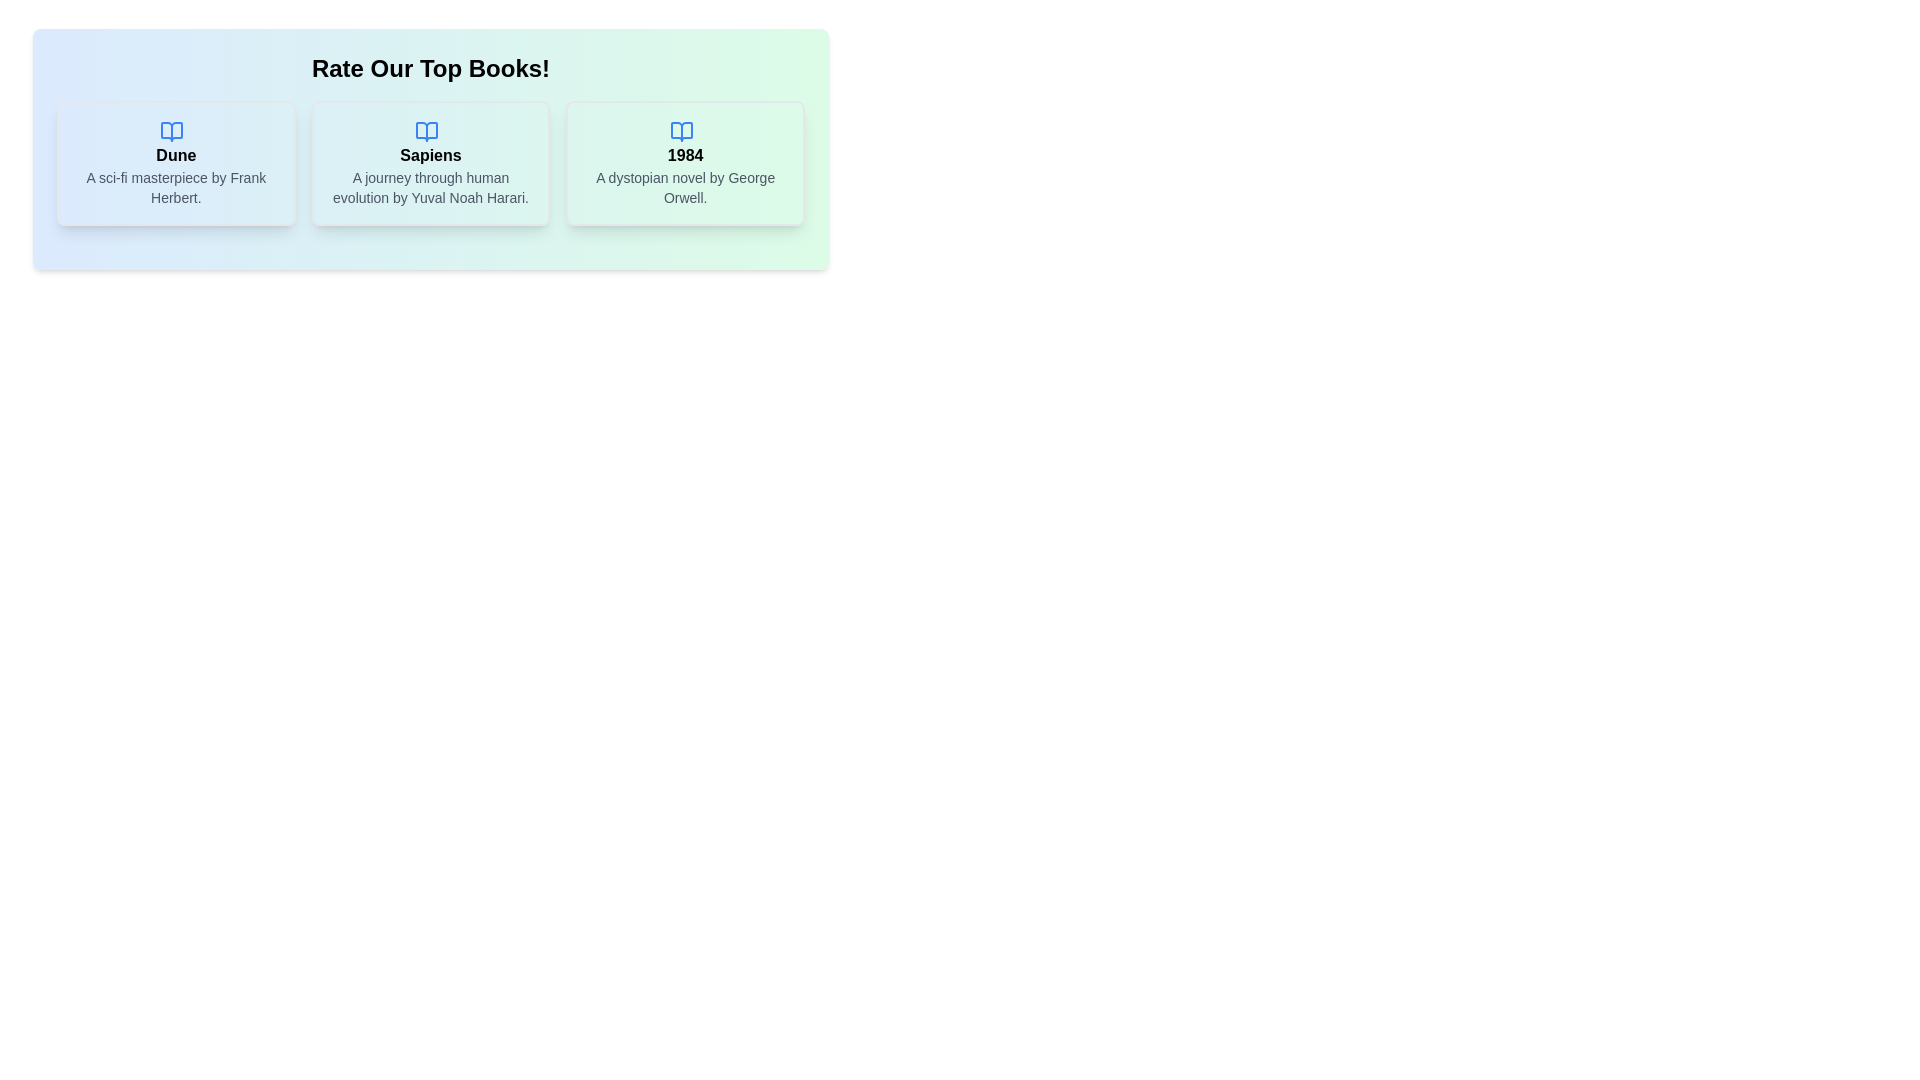 This screenshot has width=1920, height=1080. I want to click on the second card in the grid layout titled 'Rate Our Top Books!' to interact and gain more details about the respective book, so click(430, 161).